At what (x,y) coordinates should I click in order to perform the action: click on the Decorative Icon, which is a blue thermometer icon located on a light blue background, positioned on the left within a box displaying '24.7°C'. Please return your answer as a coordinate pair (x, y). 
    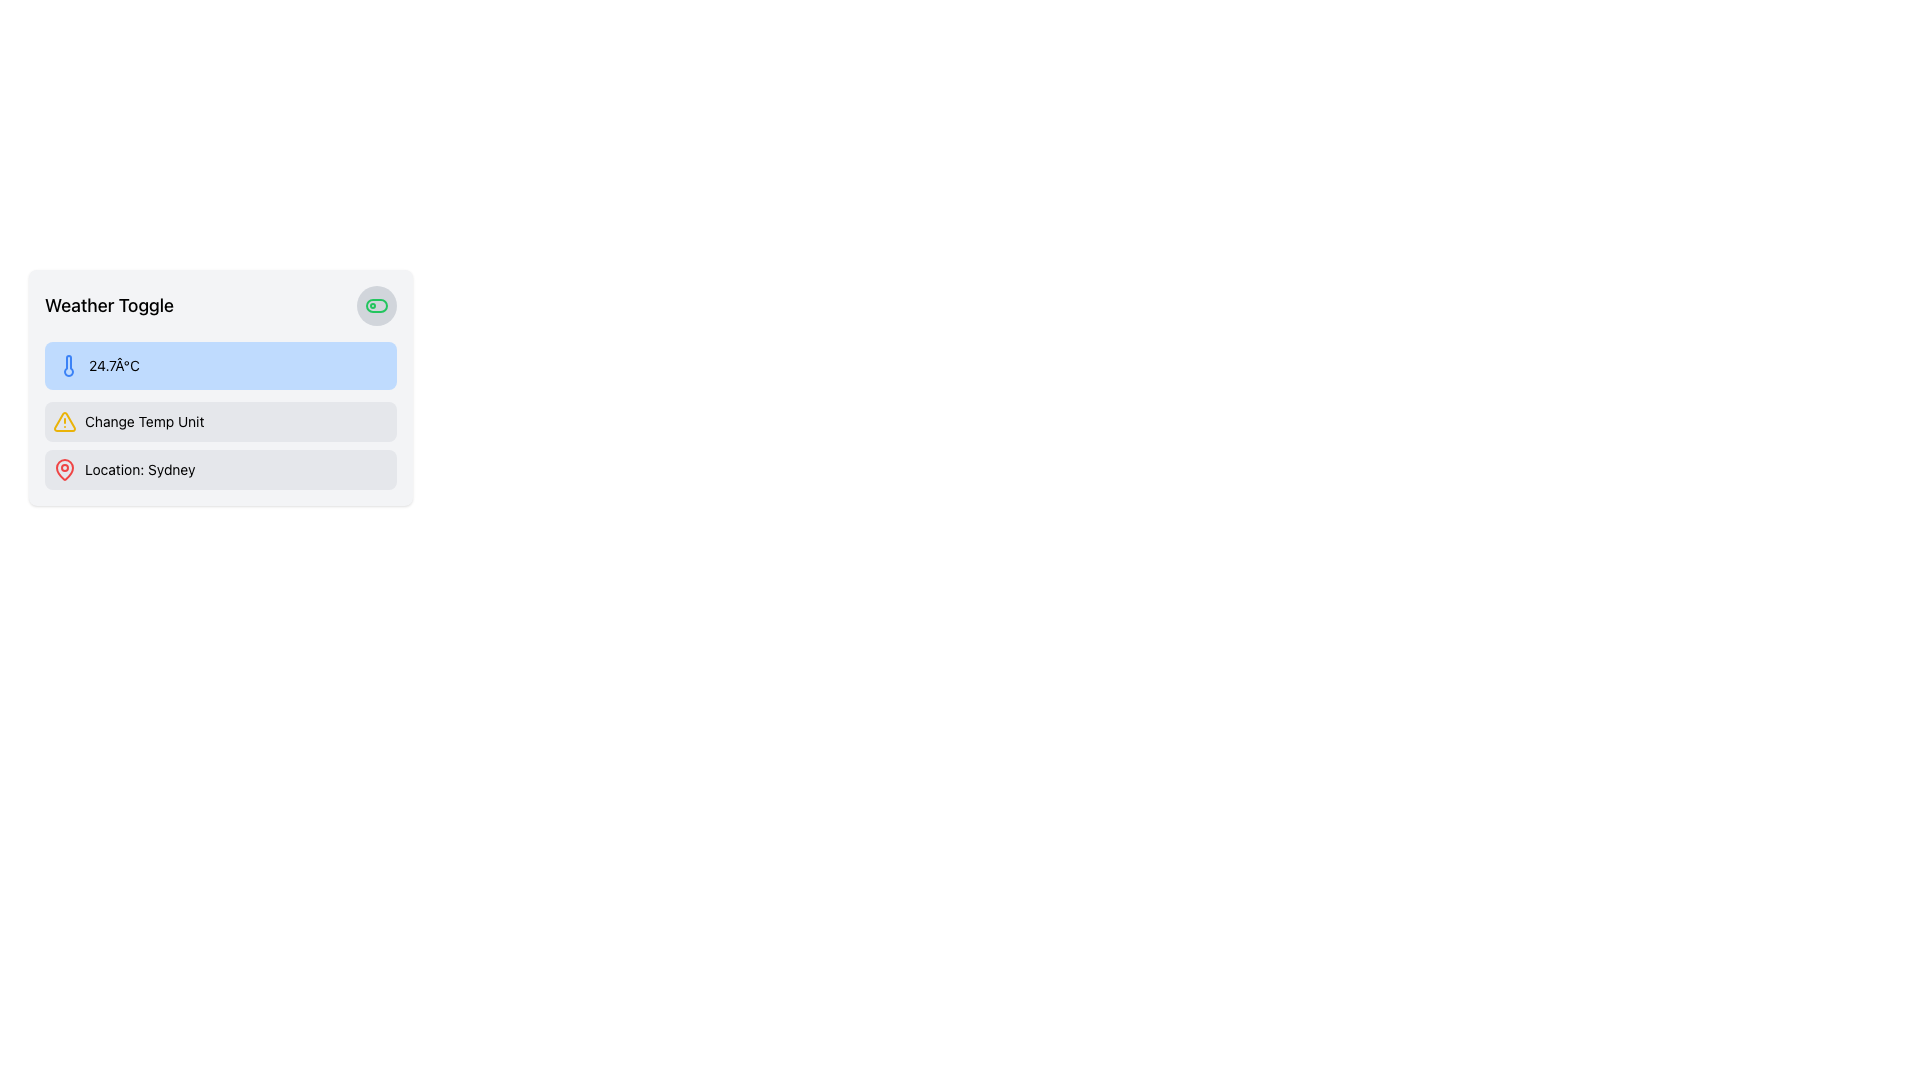
    Looking at the image, I should click on (68, 366).